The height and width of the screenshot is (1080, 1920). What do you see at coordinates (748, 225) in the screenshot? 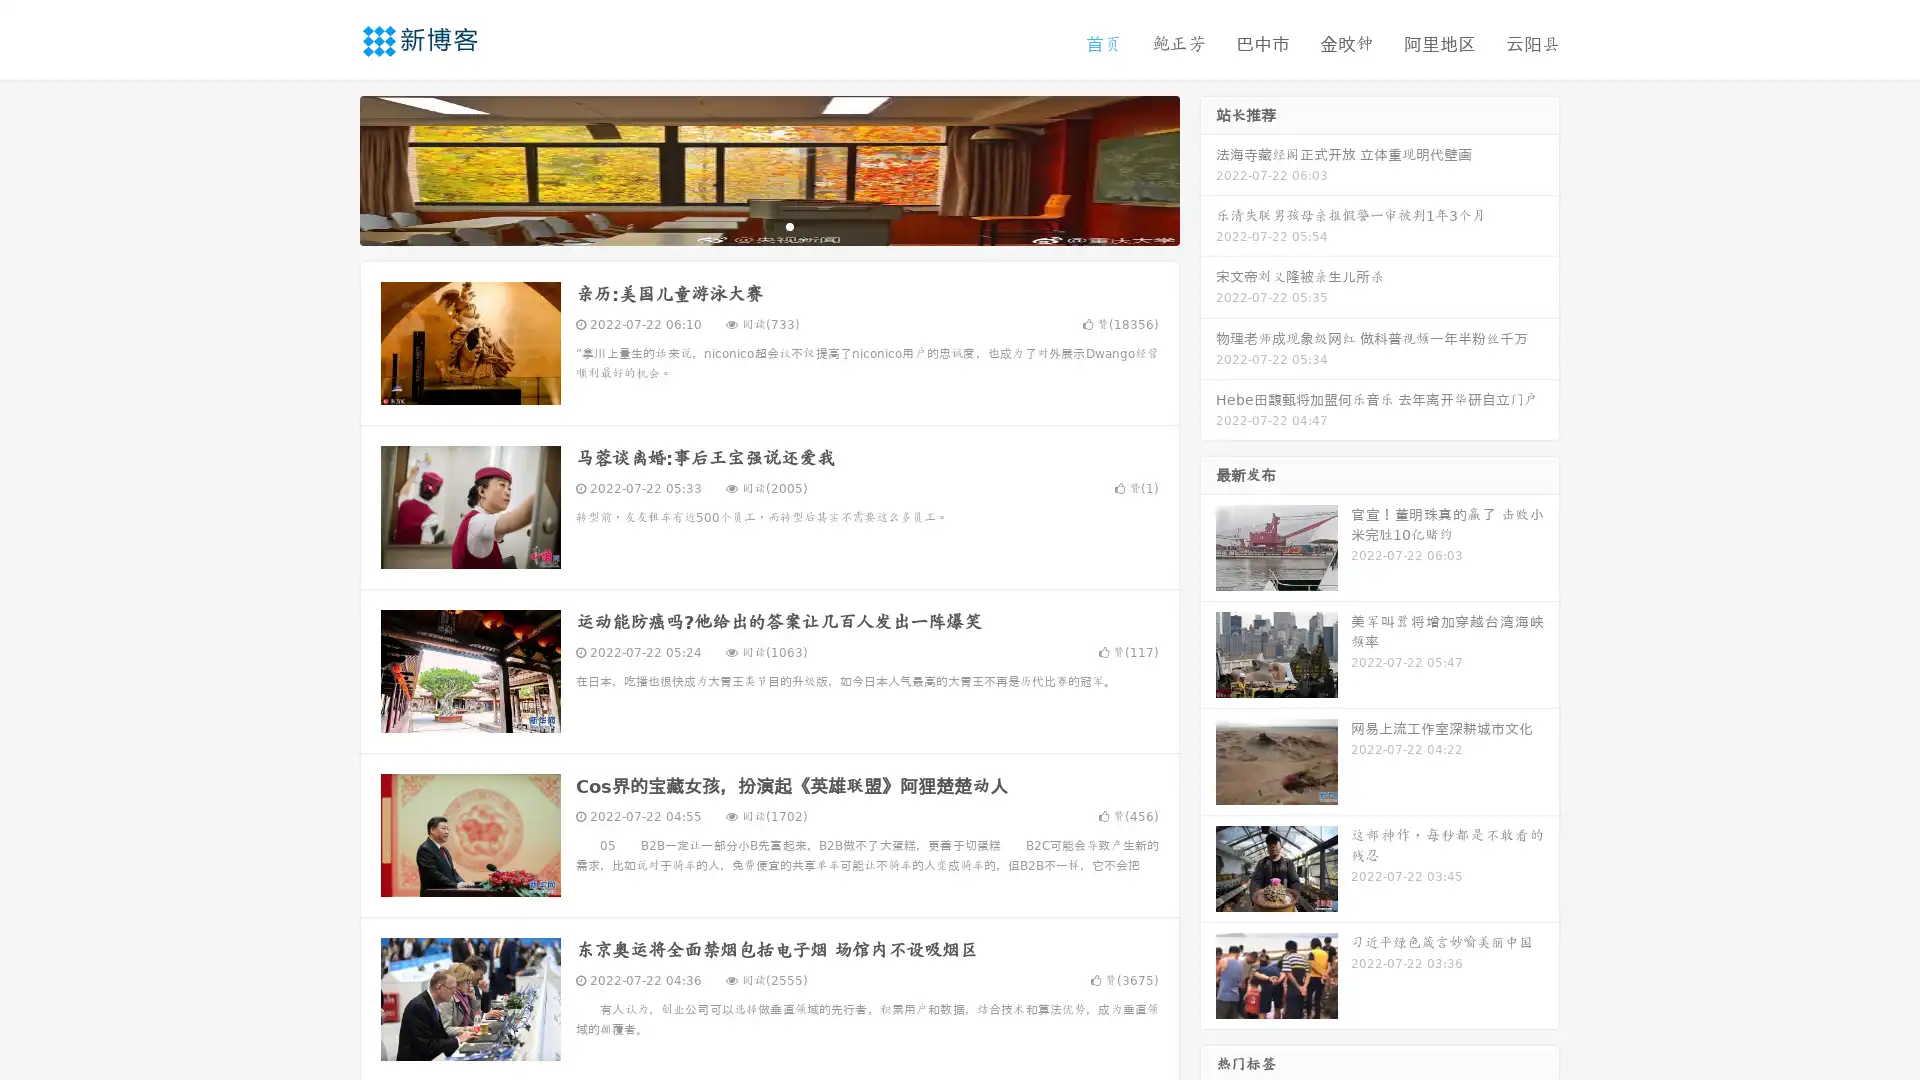
I see `Go to slide 1` at bounding box center [748, 225].